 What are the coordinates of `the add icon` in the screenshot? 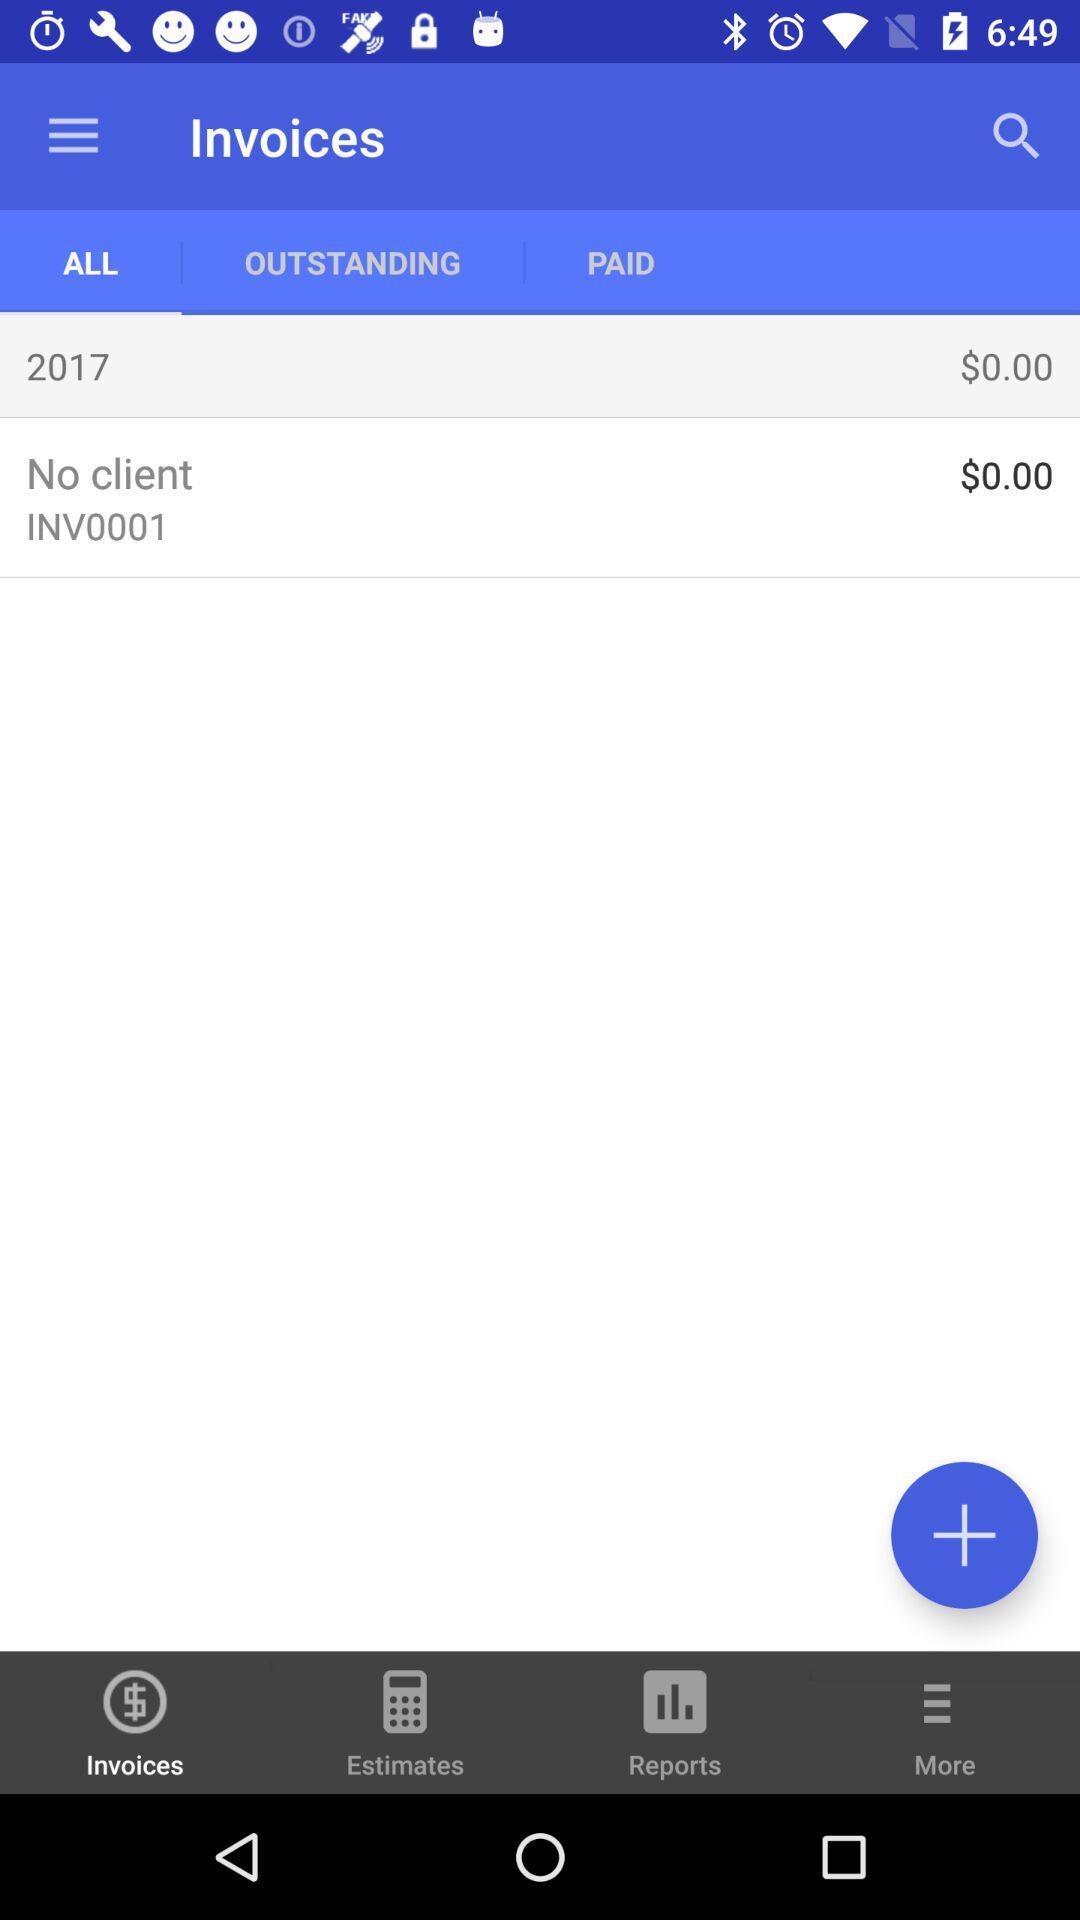 It's located at (963, 1534).